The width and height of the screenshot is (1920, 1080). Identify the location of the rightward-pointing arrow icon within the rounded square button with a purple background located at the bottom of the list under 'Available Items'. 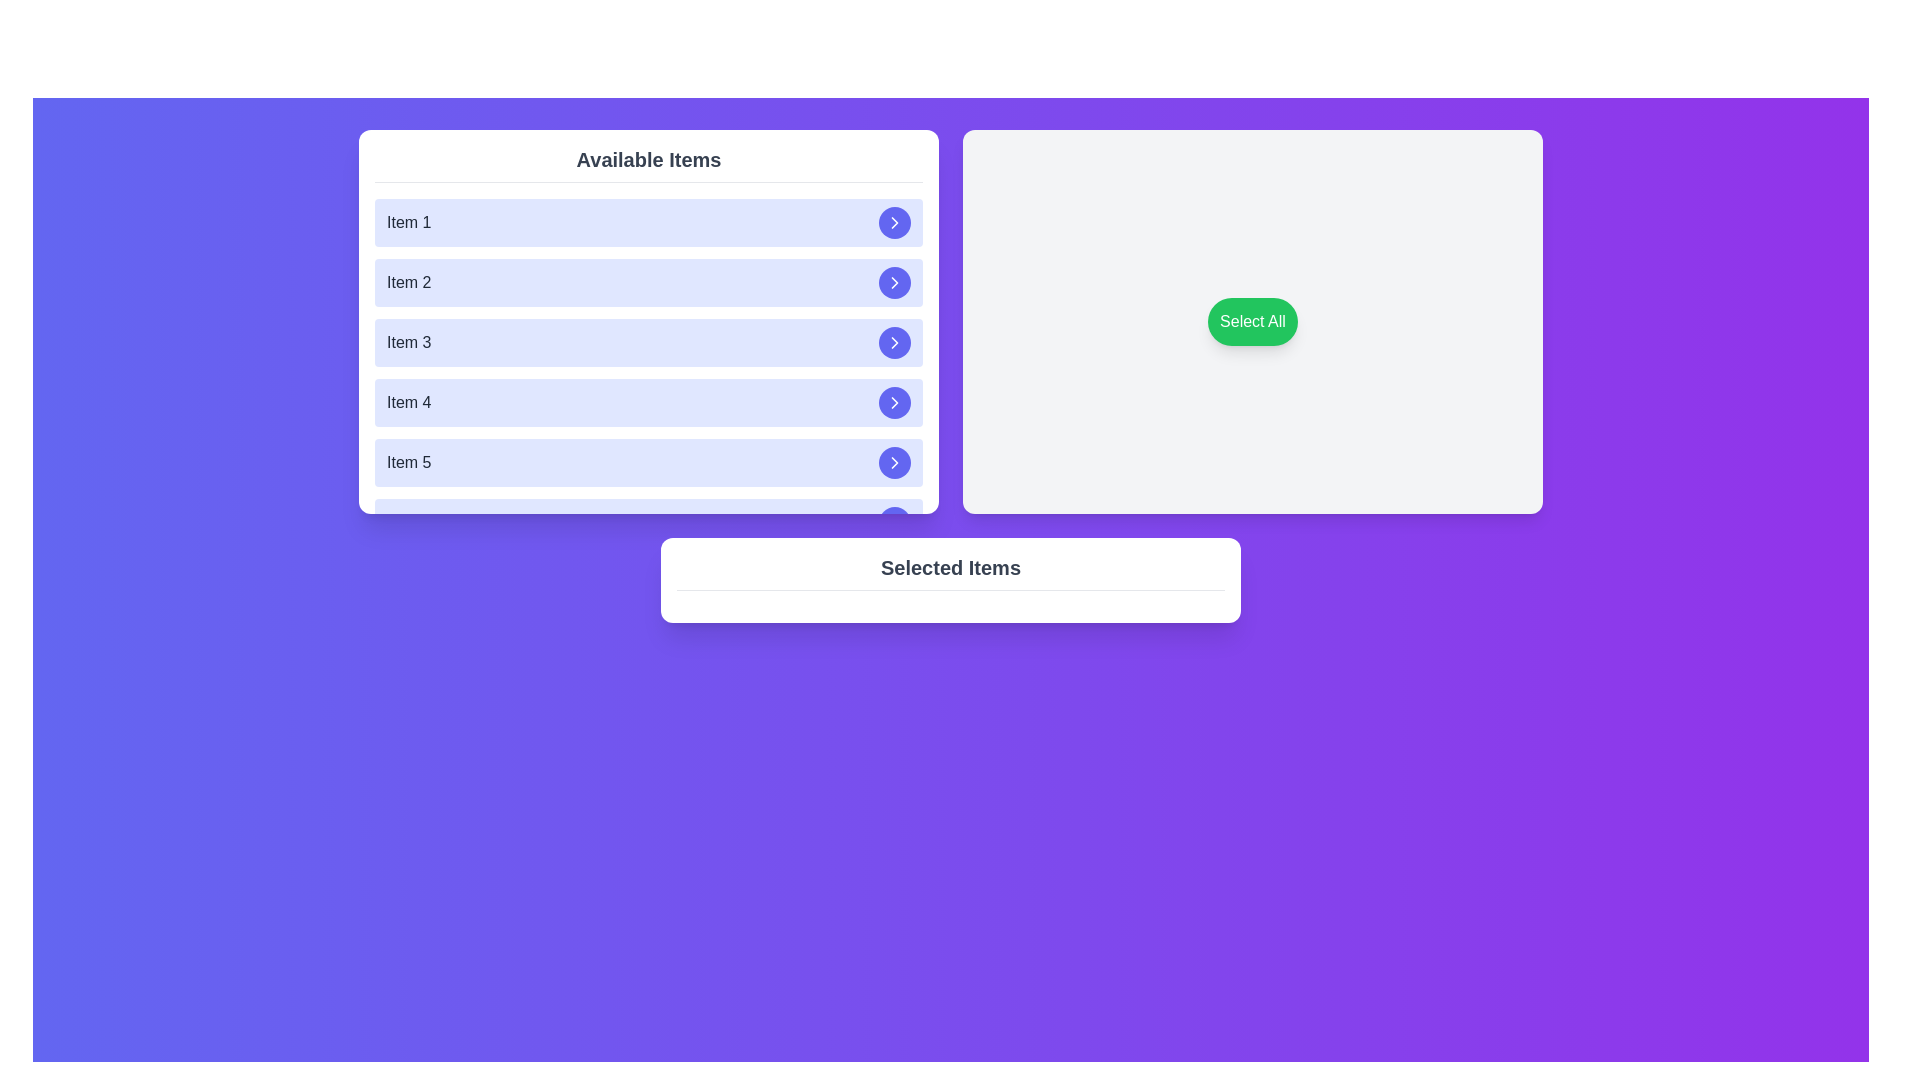
(893, 462).